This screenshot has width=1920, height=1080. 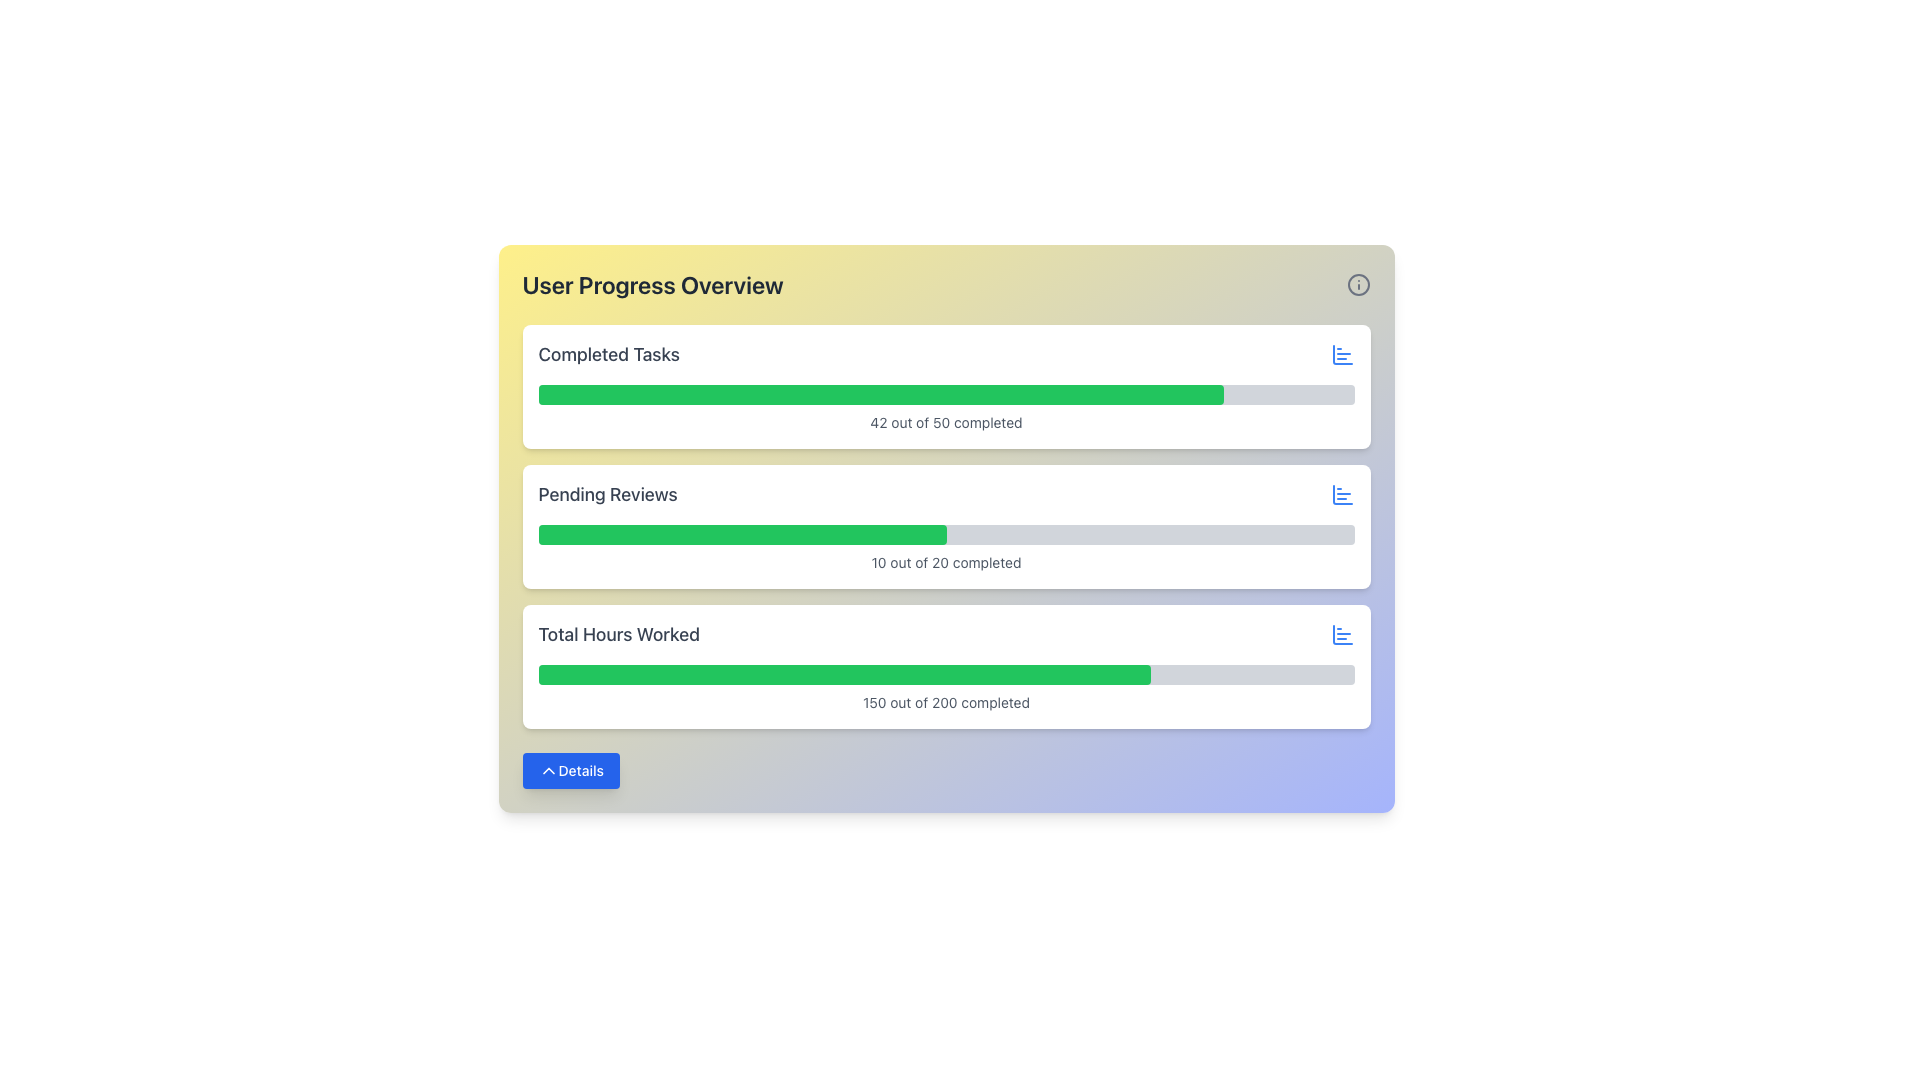 I want to click on the progress status of the Progress Bar located in the 'Pending Reviews' section, which is visually characterized by a rounded rectangular shape with a partially filled green segment indicating 50% progress, so click(x=945, y=534).